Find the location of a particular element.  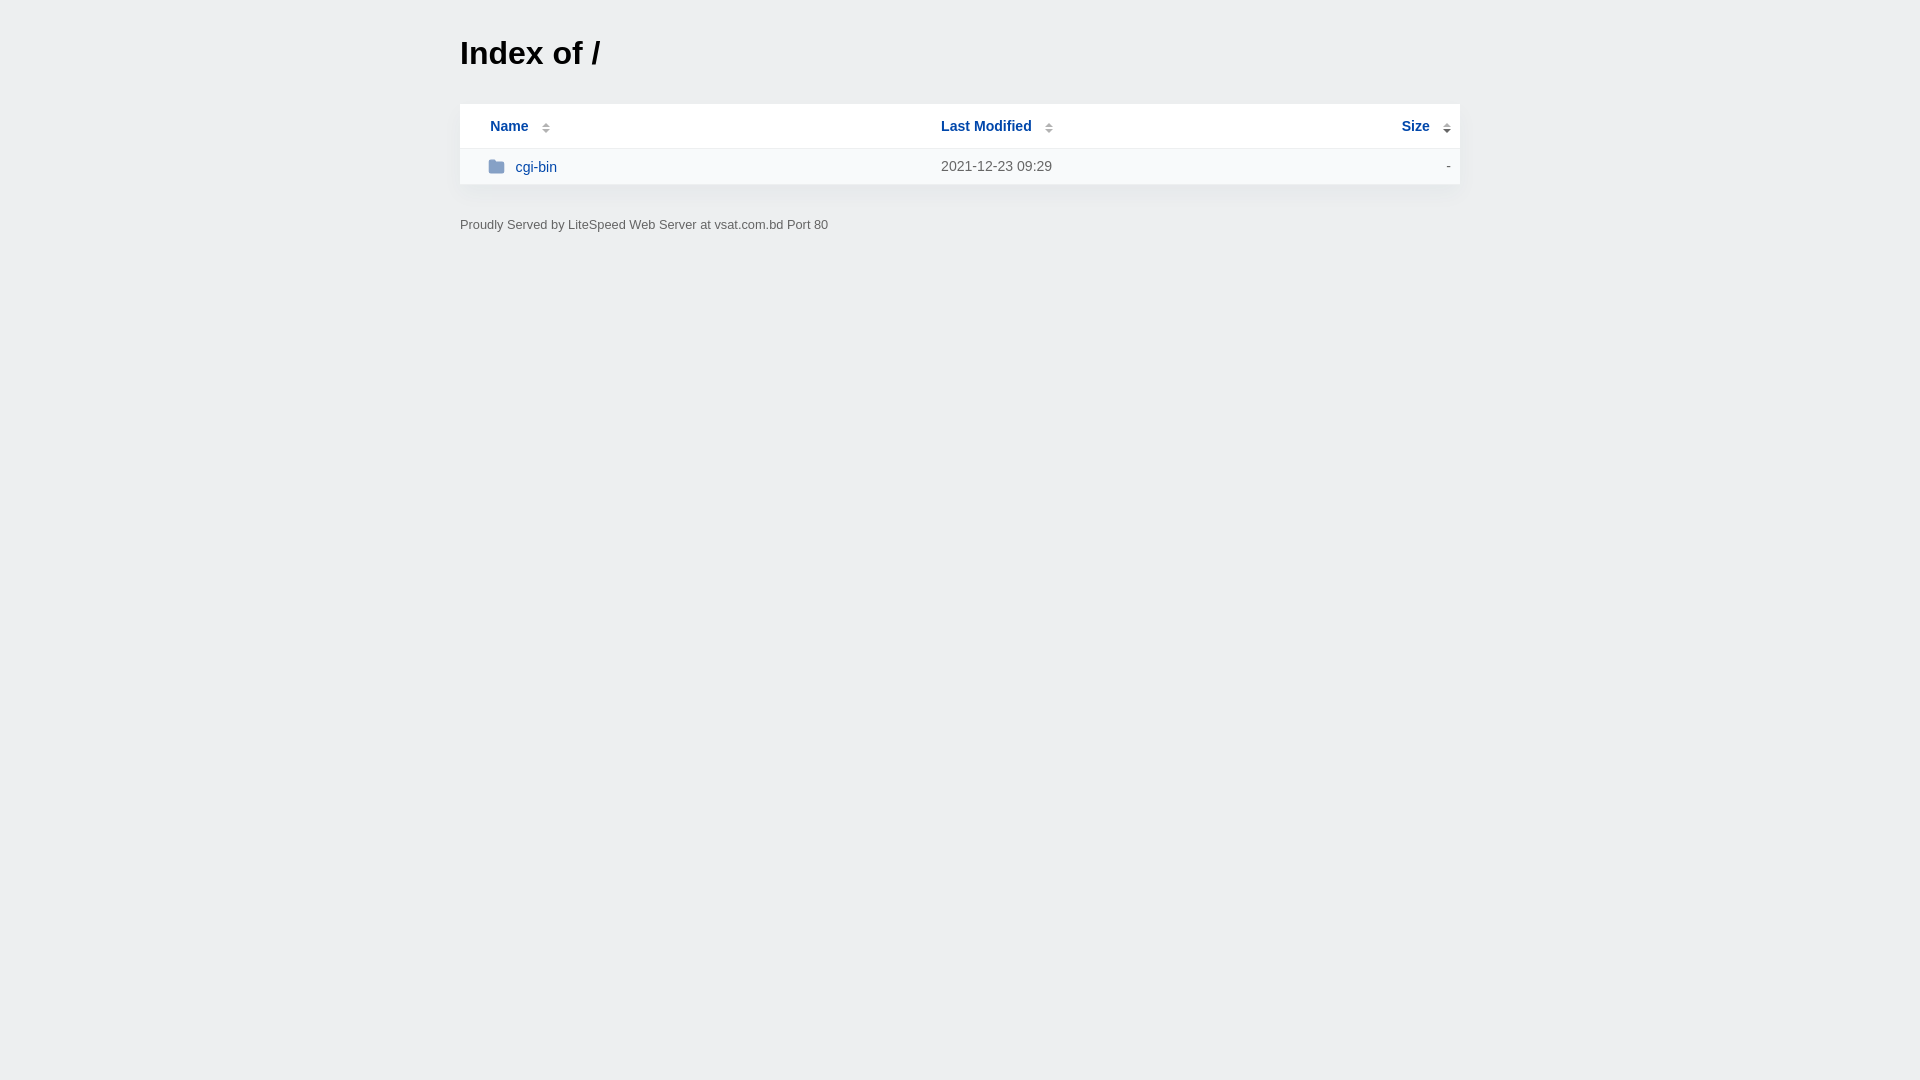

'cgi-bin' is located at coordinates (488, 165).